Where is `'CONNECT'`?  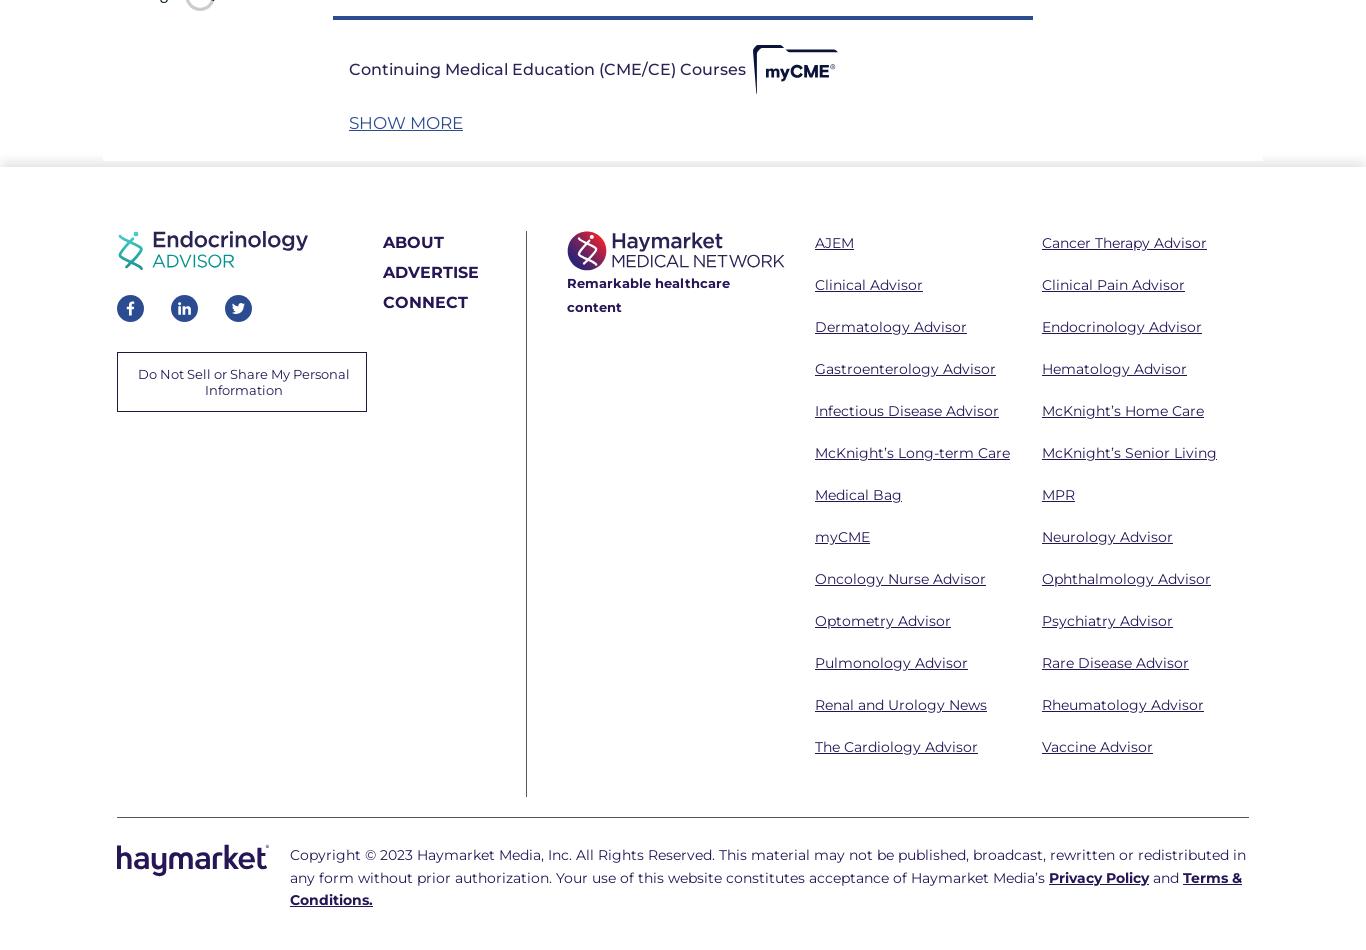 'CONNECT' is located at coordinates (382, 301).